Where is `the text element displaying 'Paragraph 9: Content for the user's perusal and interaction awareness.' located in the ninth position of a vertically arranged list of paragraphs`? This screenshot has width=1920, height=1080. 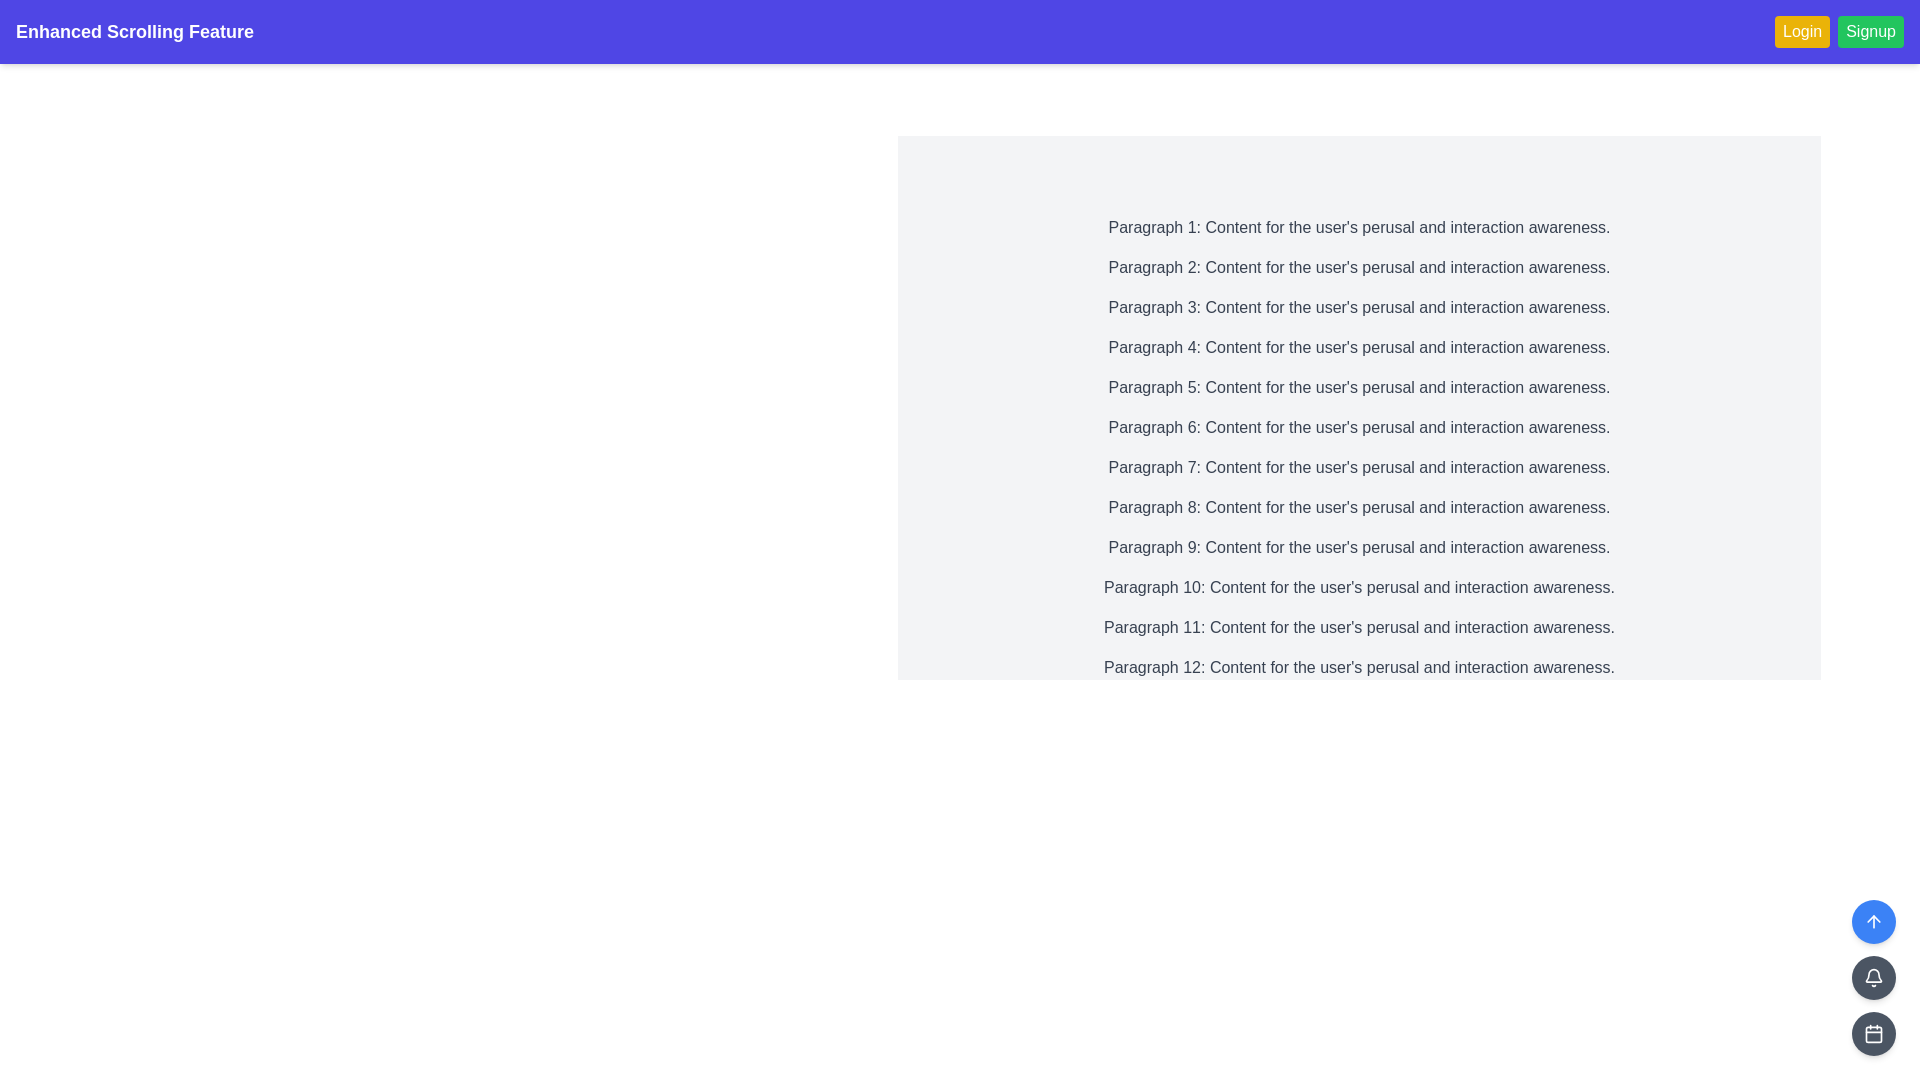 the text element displaying 'Paragraph 9: Content for the user's perusal and interaction awareness.' located in the ninth position of a vertically arranged list of paragraphs is located at coordinates (1359, 547).